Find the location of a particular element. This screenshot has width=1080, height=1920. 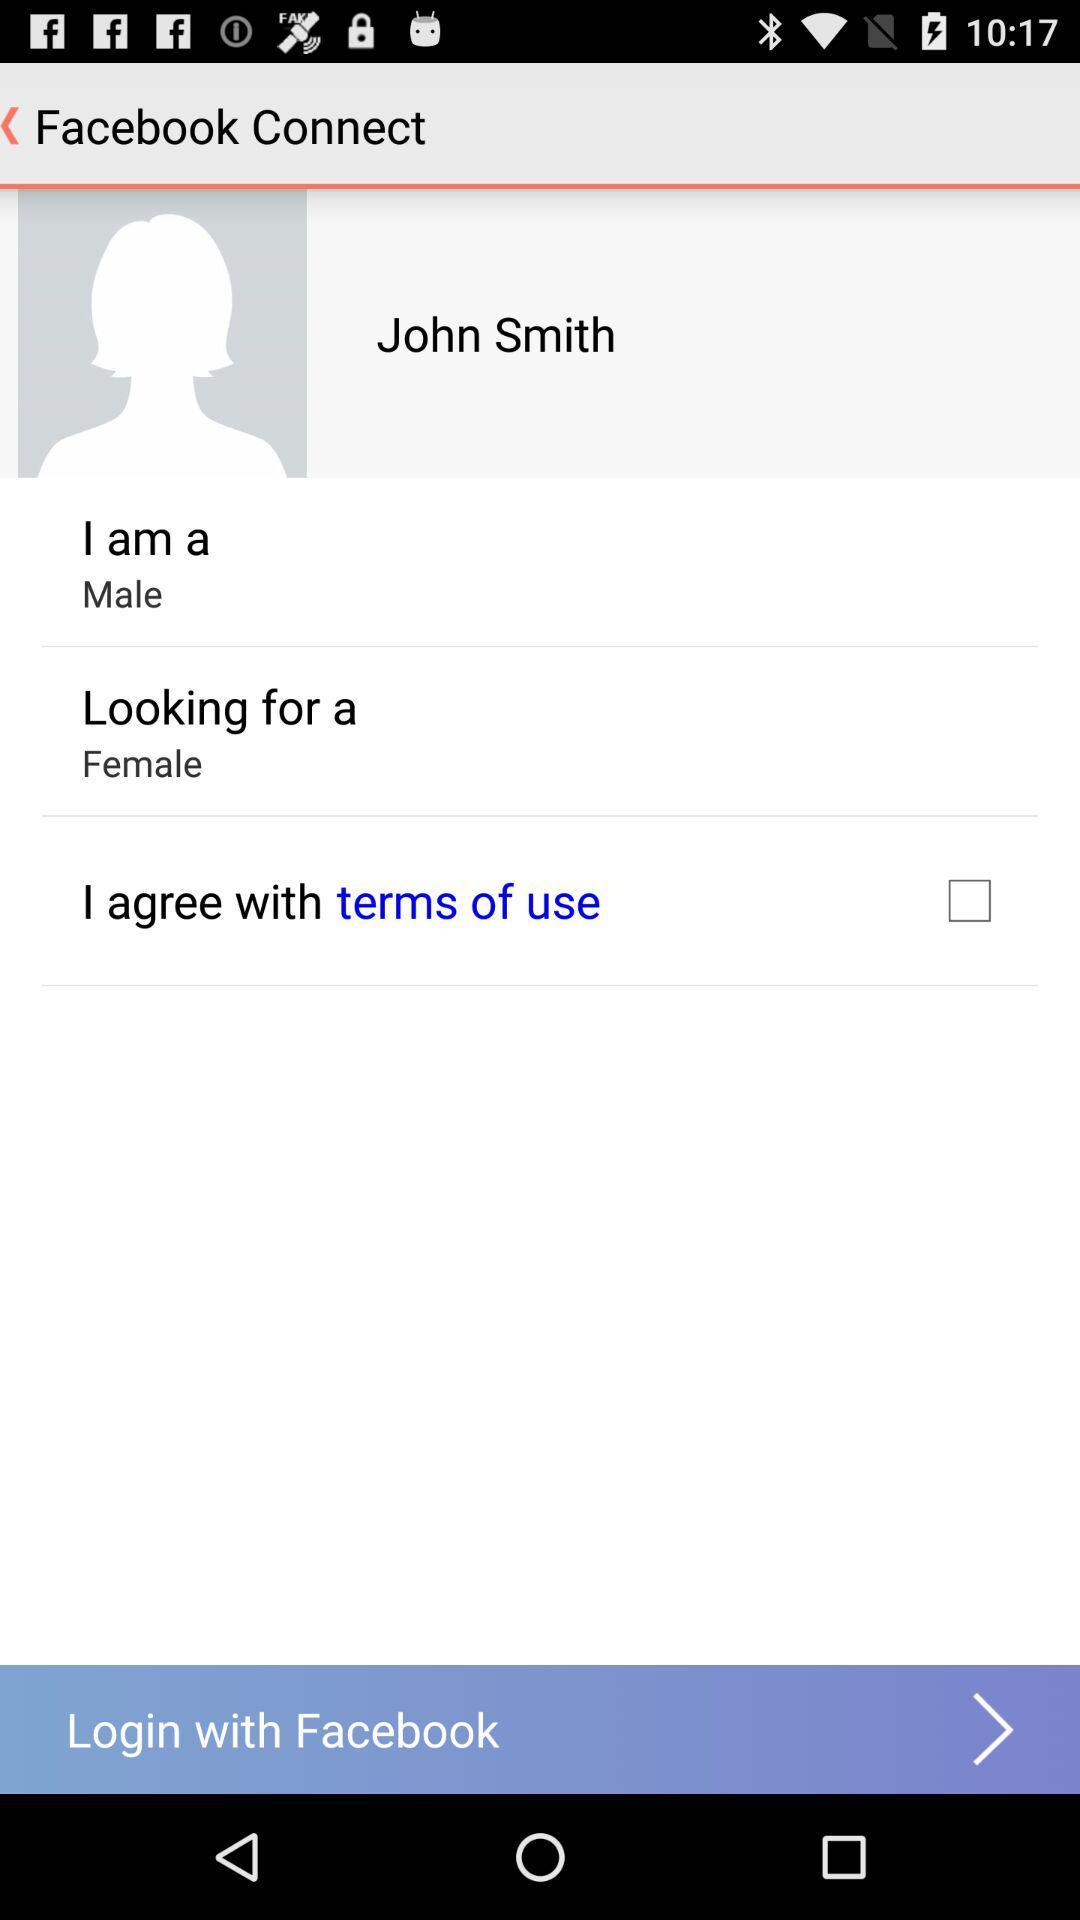

item to the right of terms of use icon is located at coordinates (968, 899).